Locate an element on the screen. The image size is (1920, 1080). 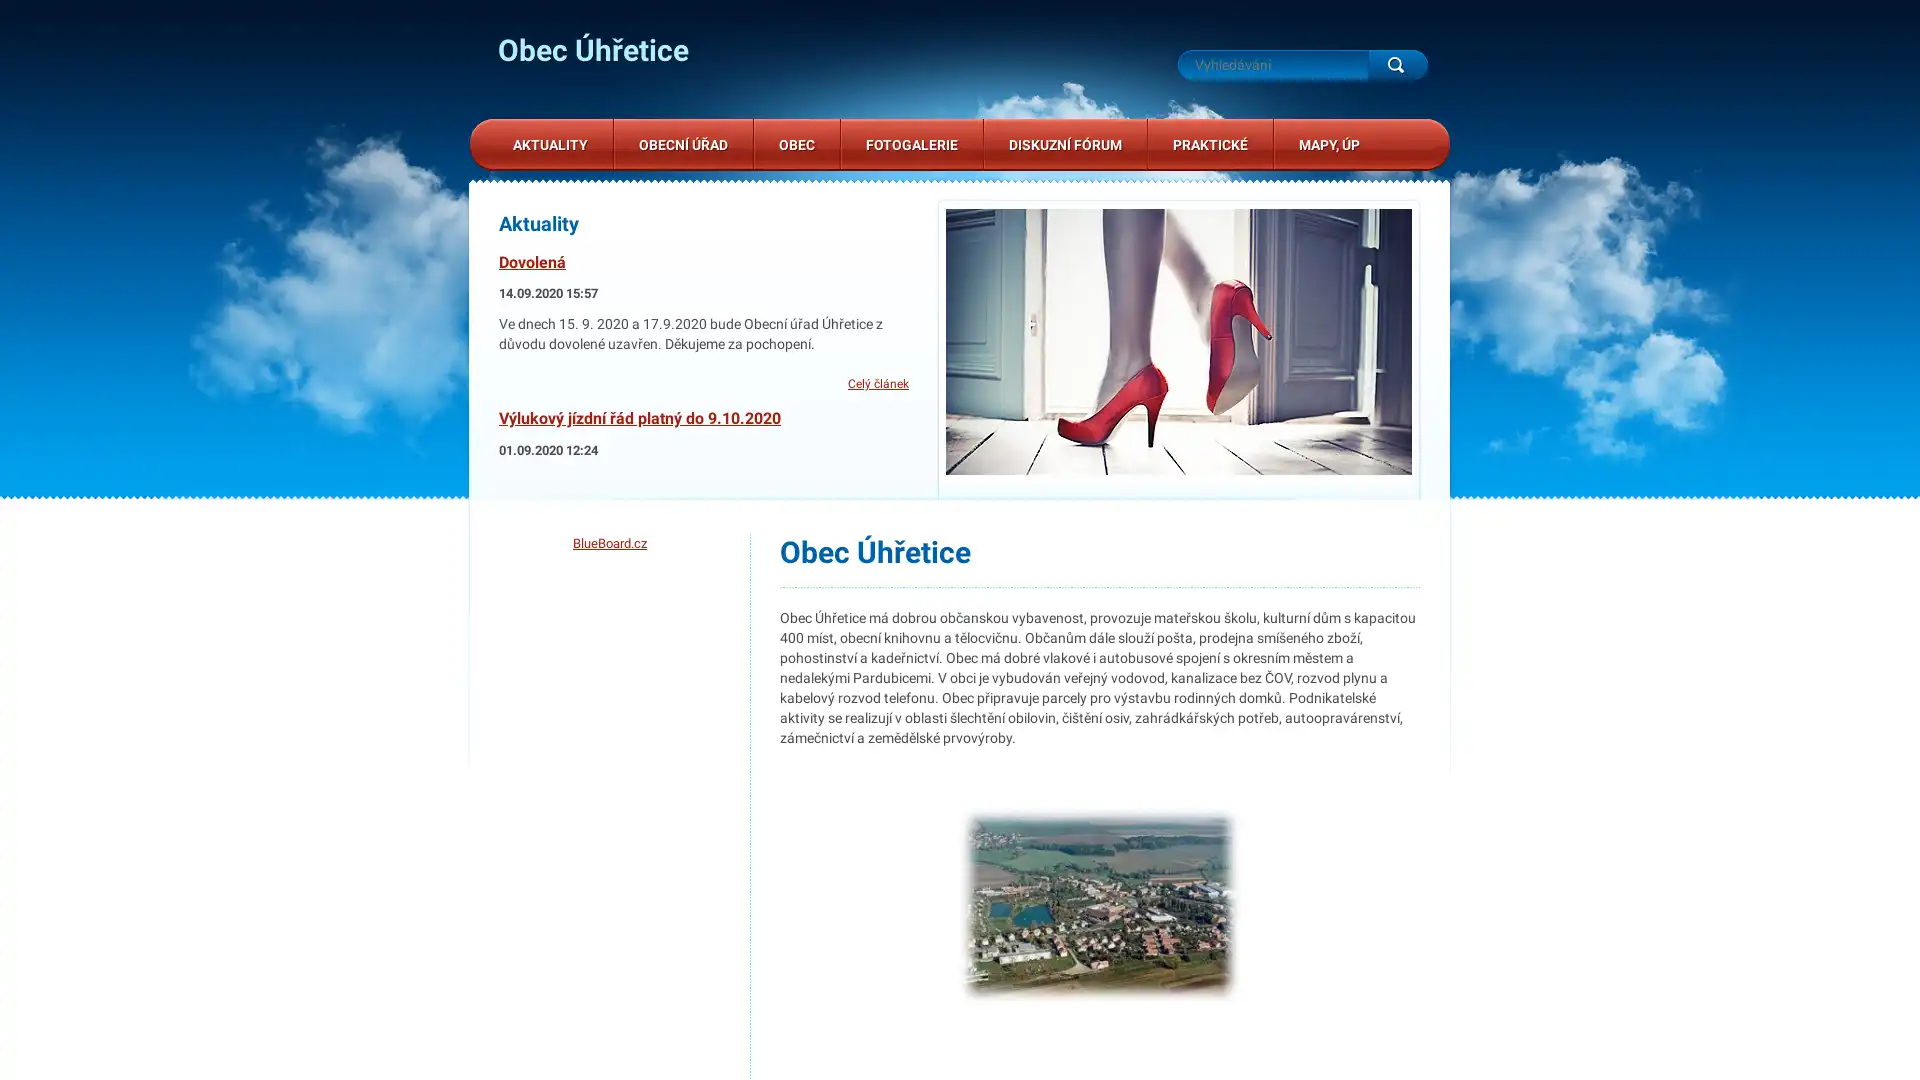
Hledat is located at coordinates (1396, 64).